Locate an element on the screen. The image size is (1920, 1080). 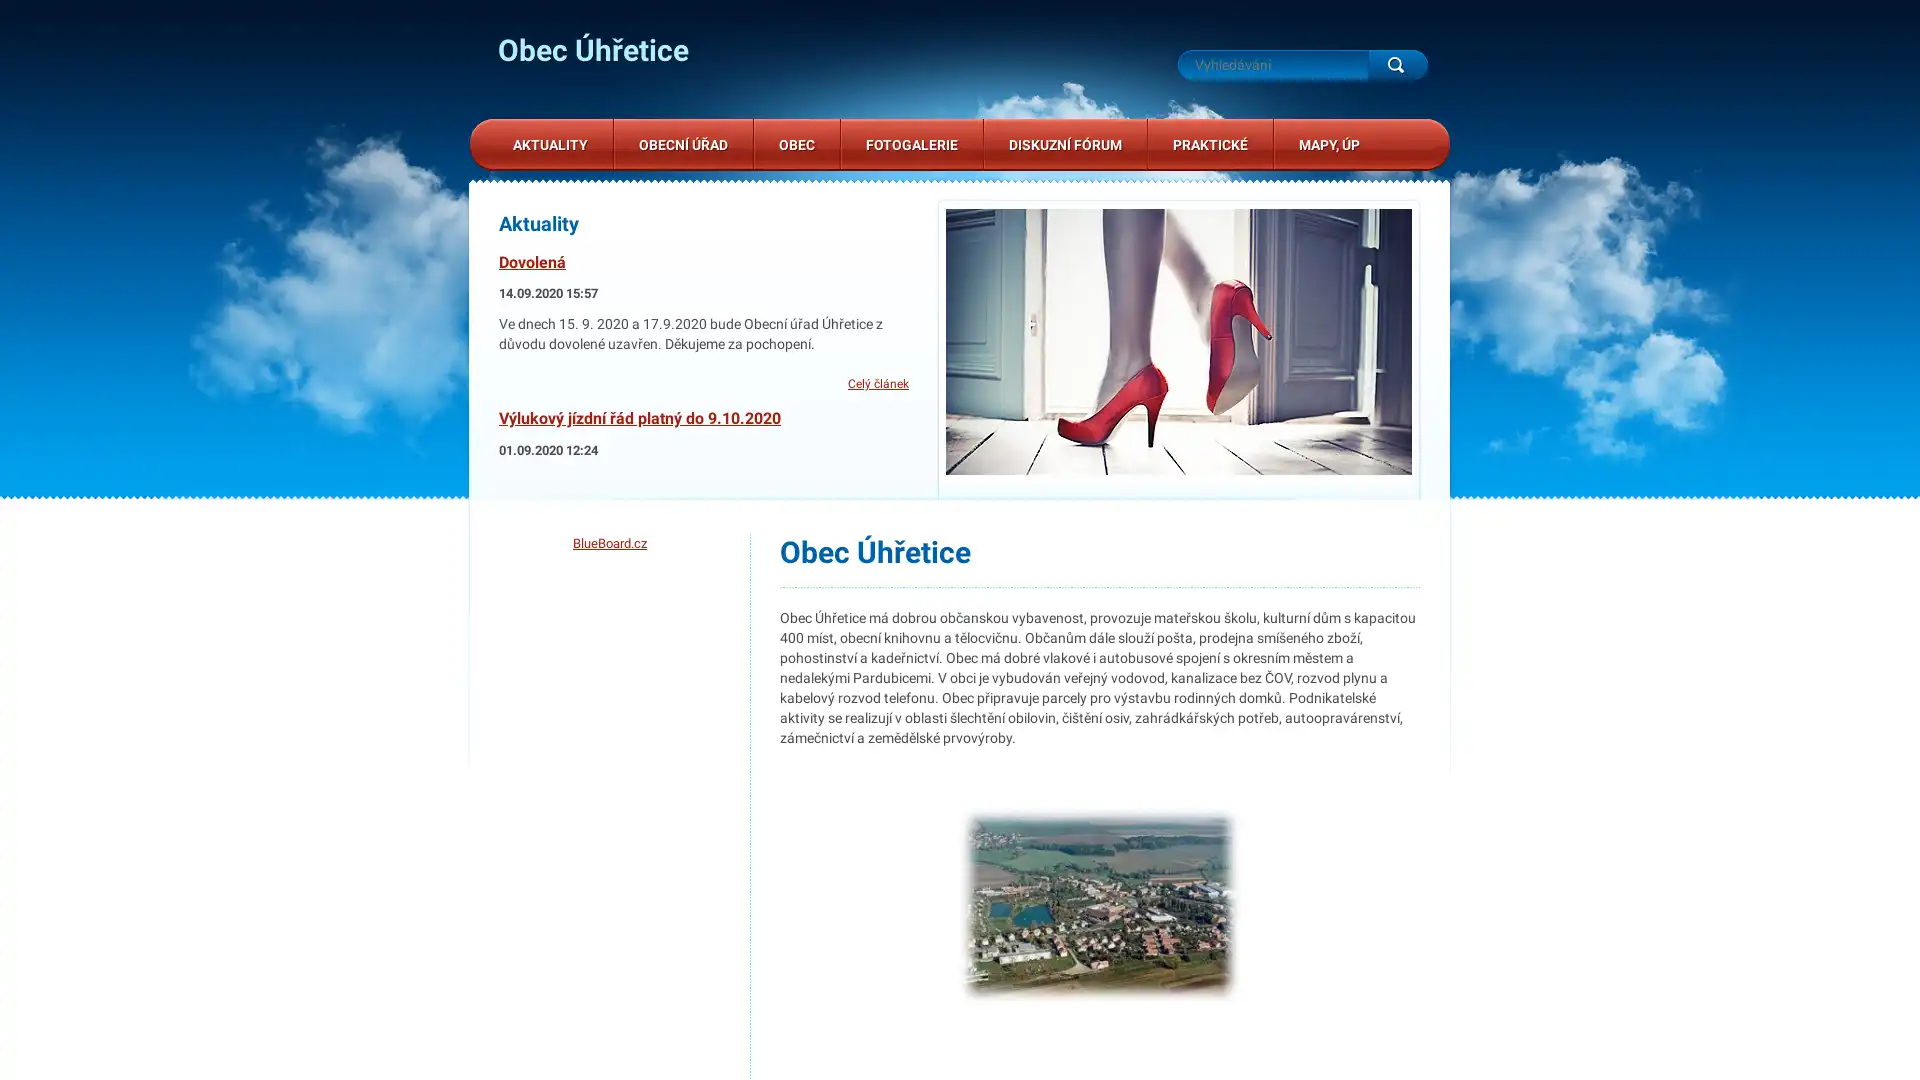
Hledat is located at coordinates (1396, 64).